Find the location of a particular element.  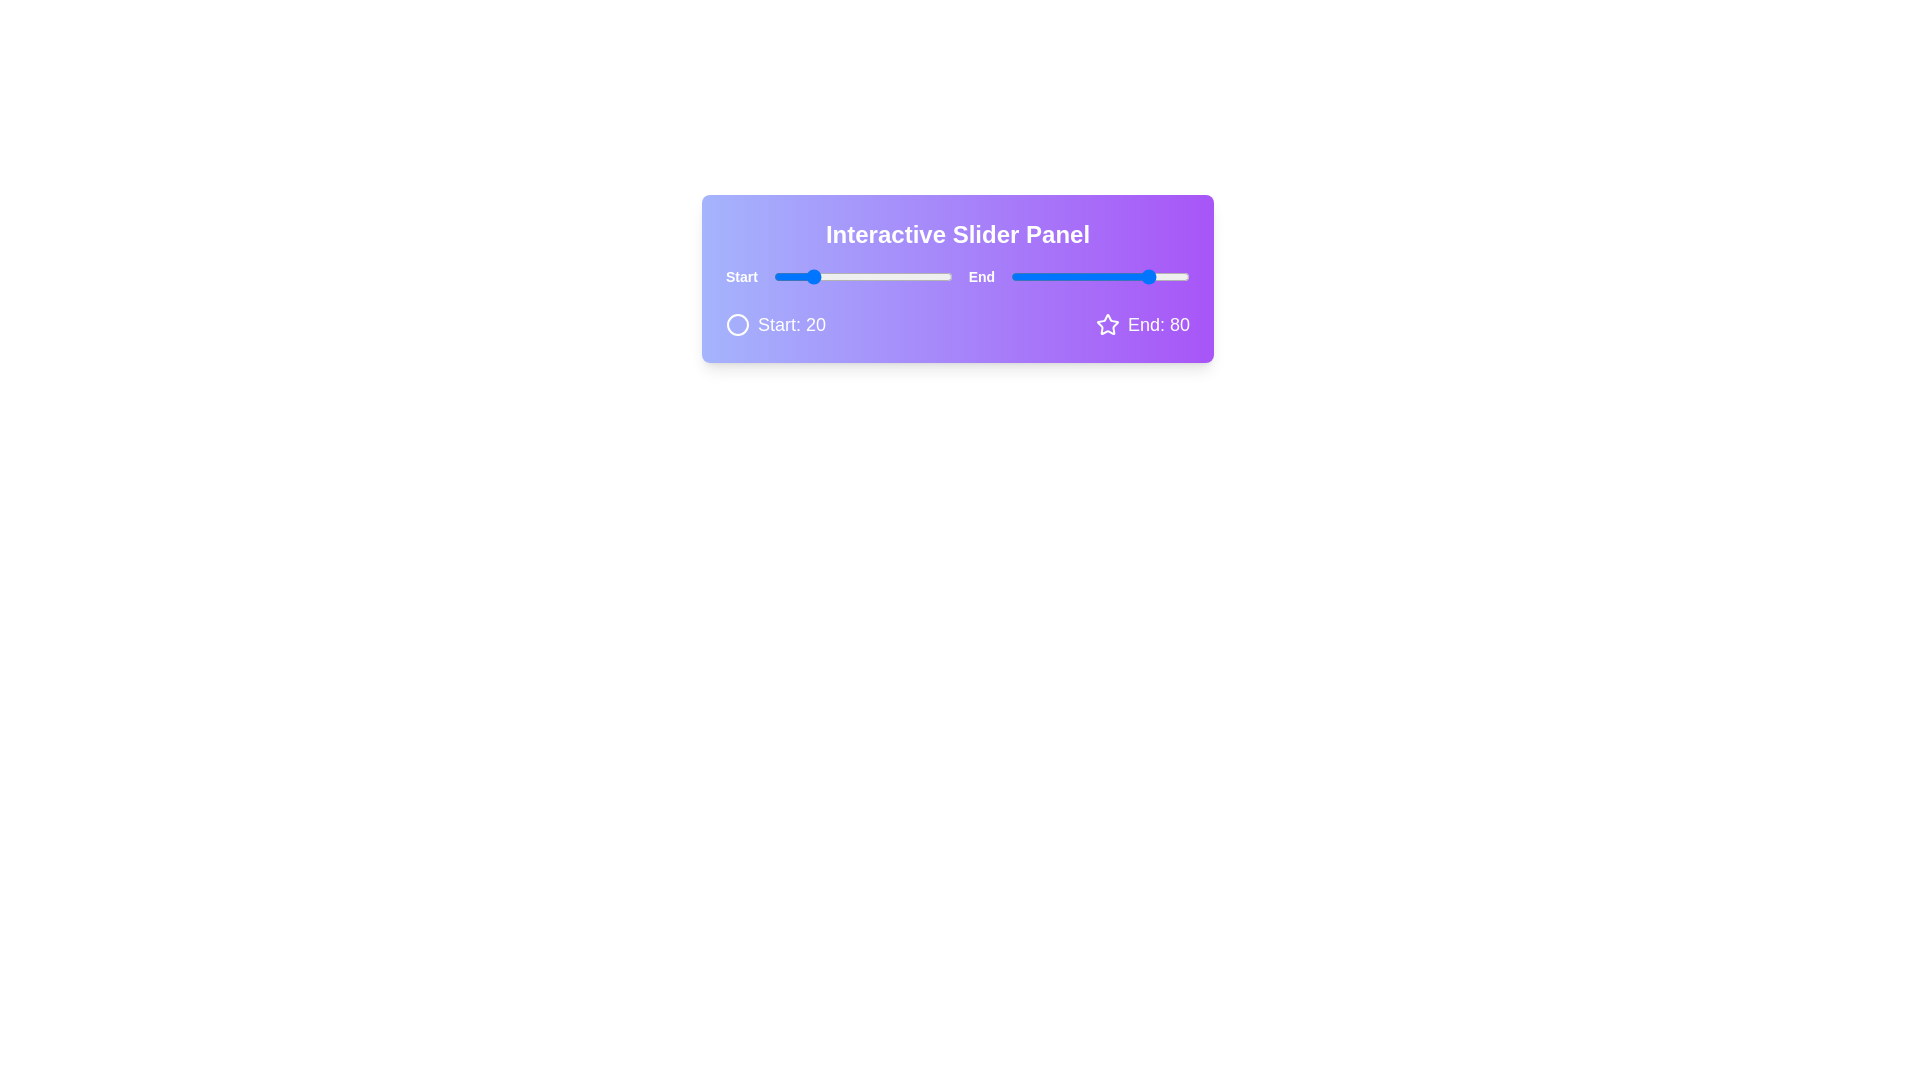

the star-shaped icon with a purple background and white outline, located next to the text 'End: 80' in the bottom-right section of the 'Interactive Slider Panel' is located at coordinates (1107, 323).